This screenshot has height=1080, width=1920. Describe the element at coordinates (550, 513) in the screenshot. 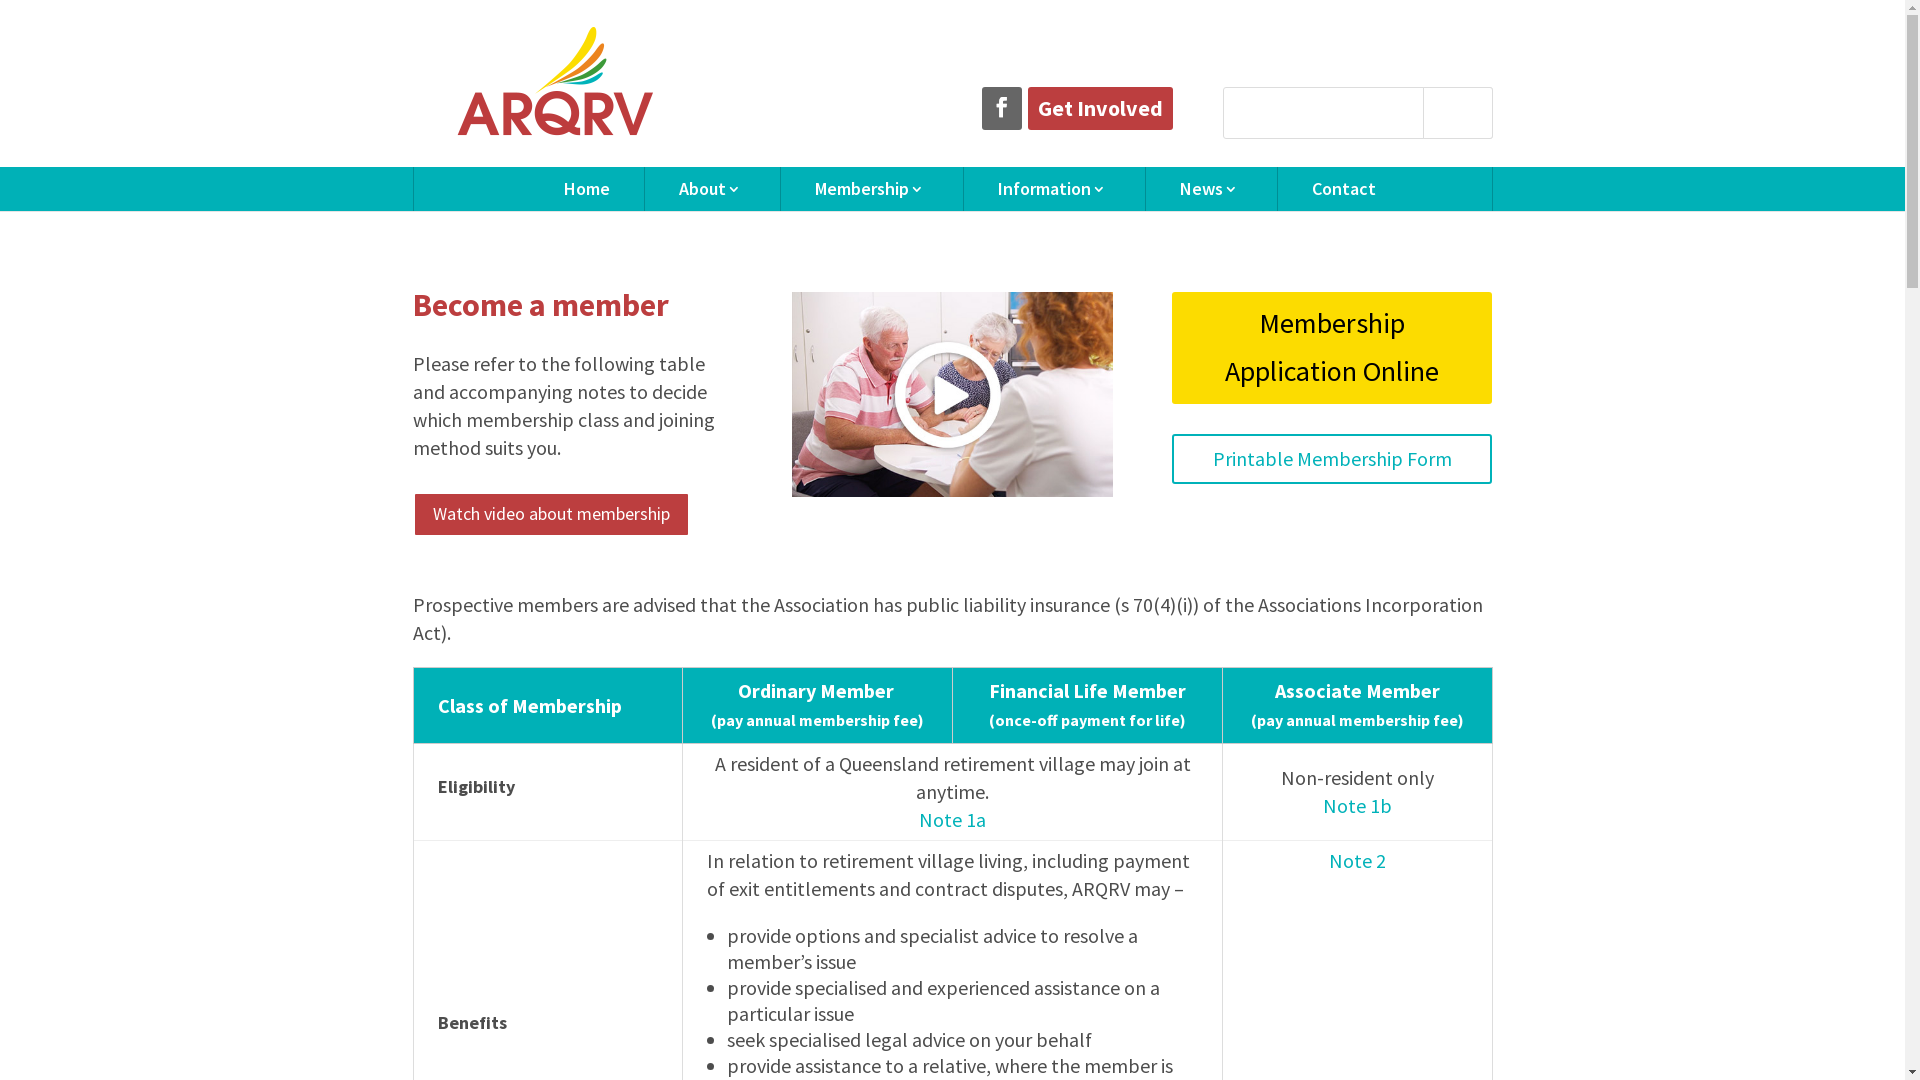

I see `'Watch video about membership'` at that location.